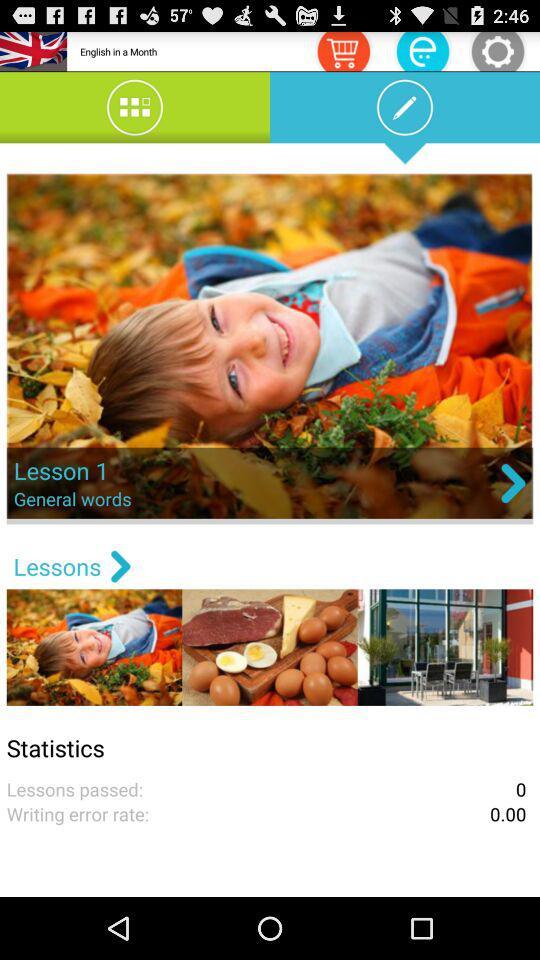  I want to click on the symbol which is left hand side of shoping cart, so click(421, 50).